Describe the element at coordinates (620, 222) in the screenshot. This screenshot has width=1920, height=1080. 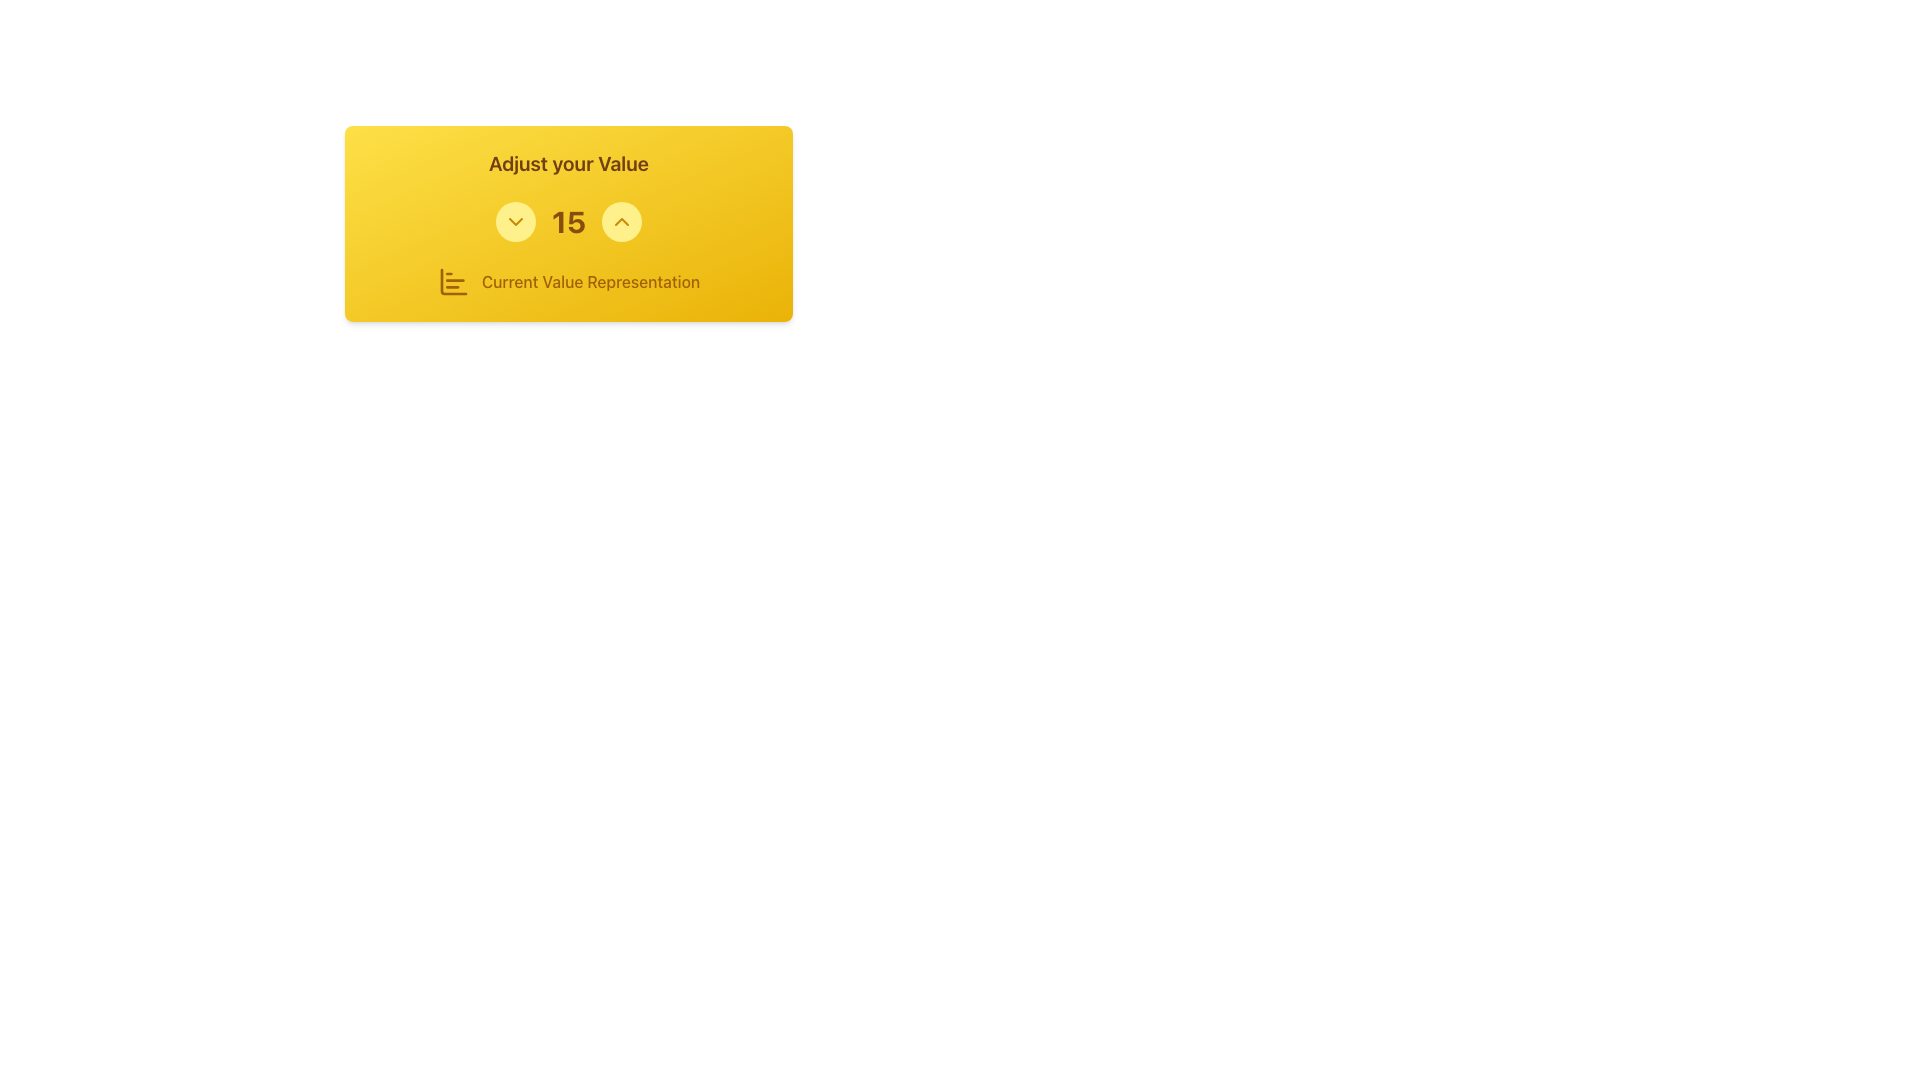
I see `the farthest right button in a horizontal set of three elements` at that location.